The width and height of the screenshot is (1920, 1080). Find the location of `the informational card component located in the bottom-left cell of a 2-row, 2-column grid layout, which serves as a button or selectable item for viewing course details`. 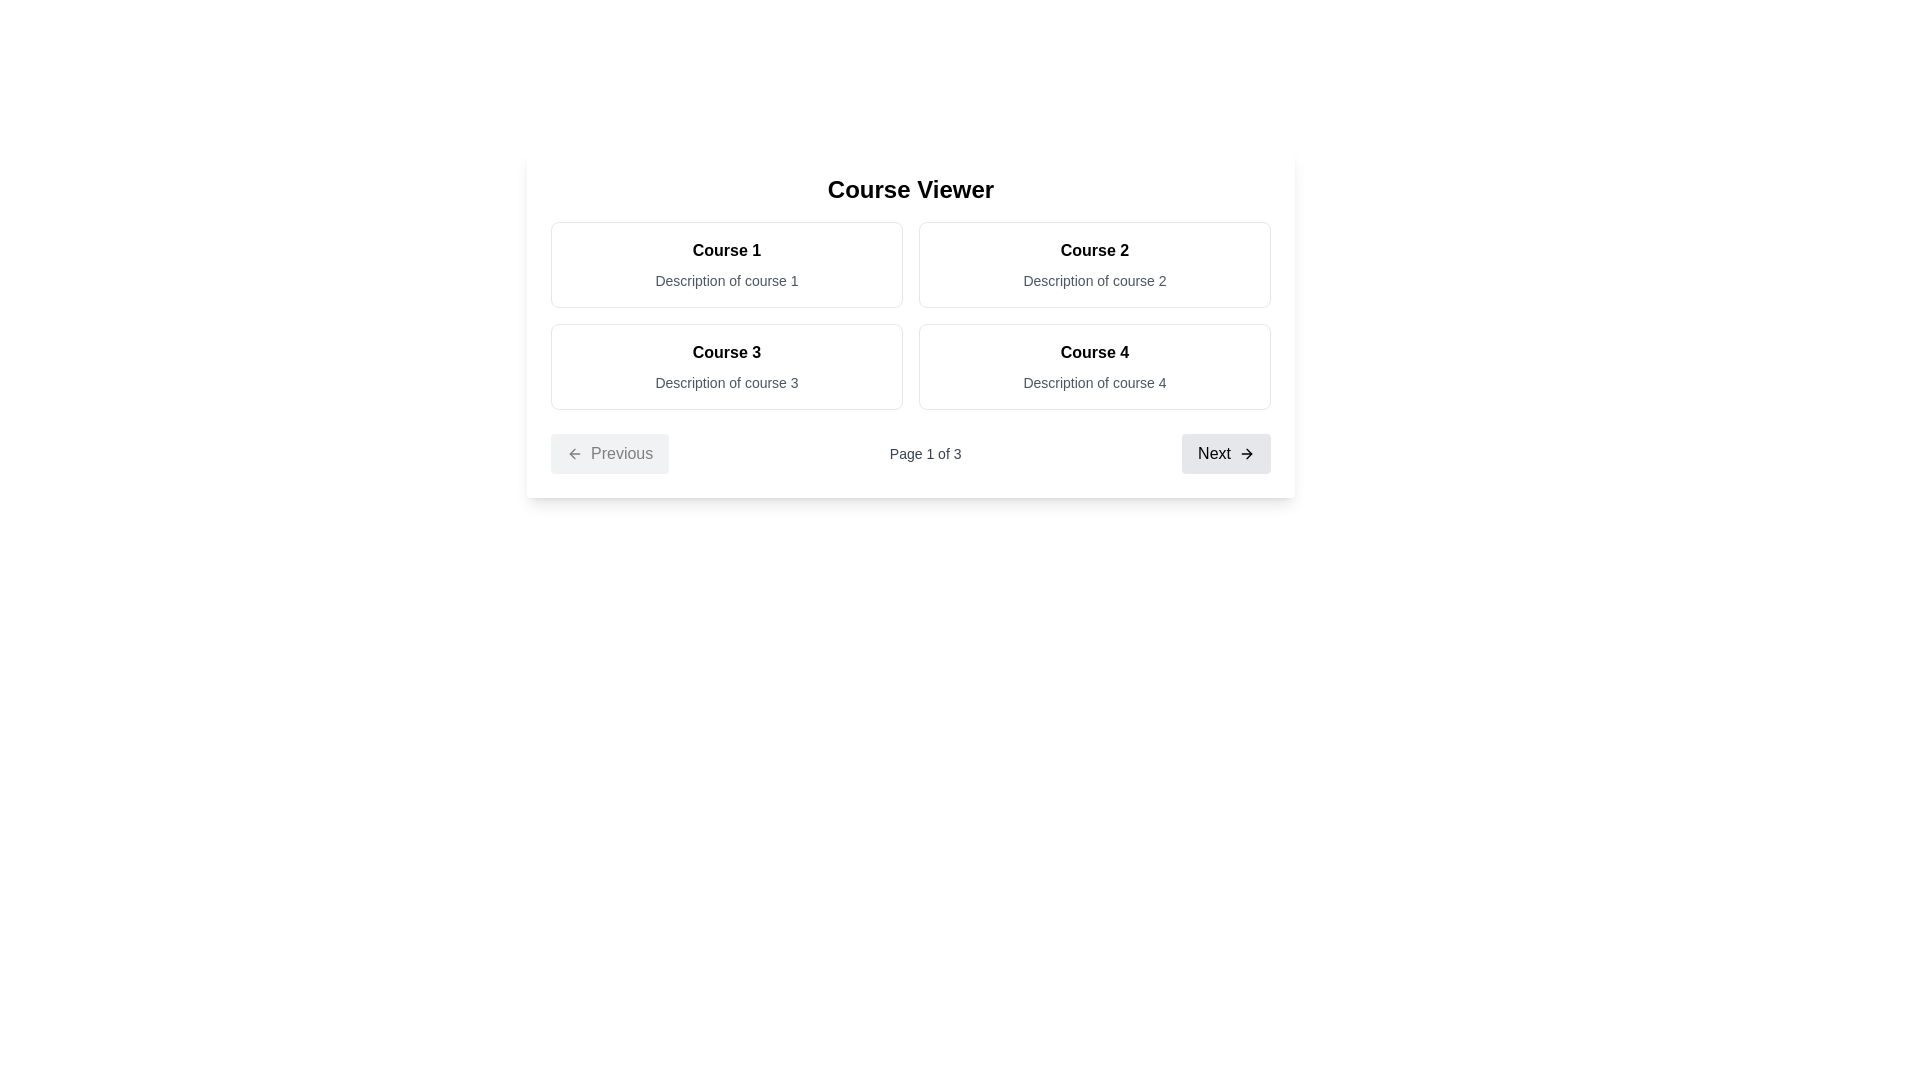

the informational card component located in the bottom-left cell of a 2-row, 2-column grid layout, which serves as a button or selectable item for viewing course details is located at coordinates (725, 366).